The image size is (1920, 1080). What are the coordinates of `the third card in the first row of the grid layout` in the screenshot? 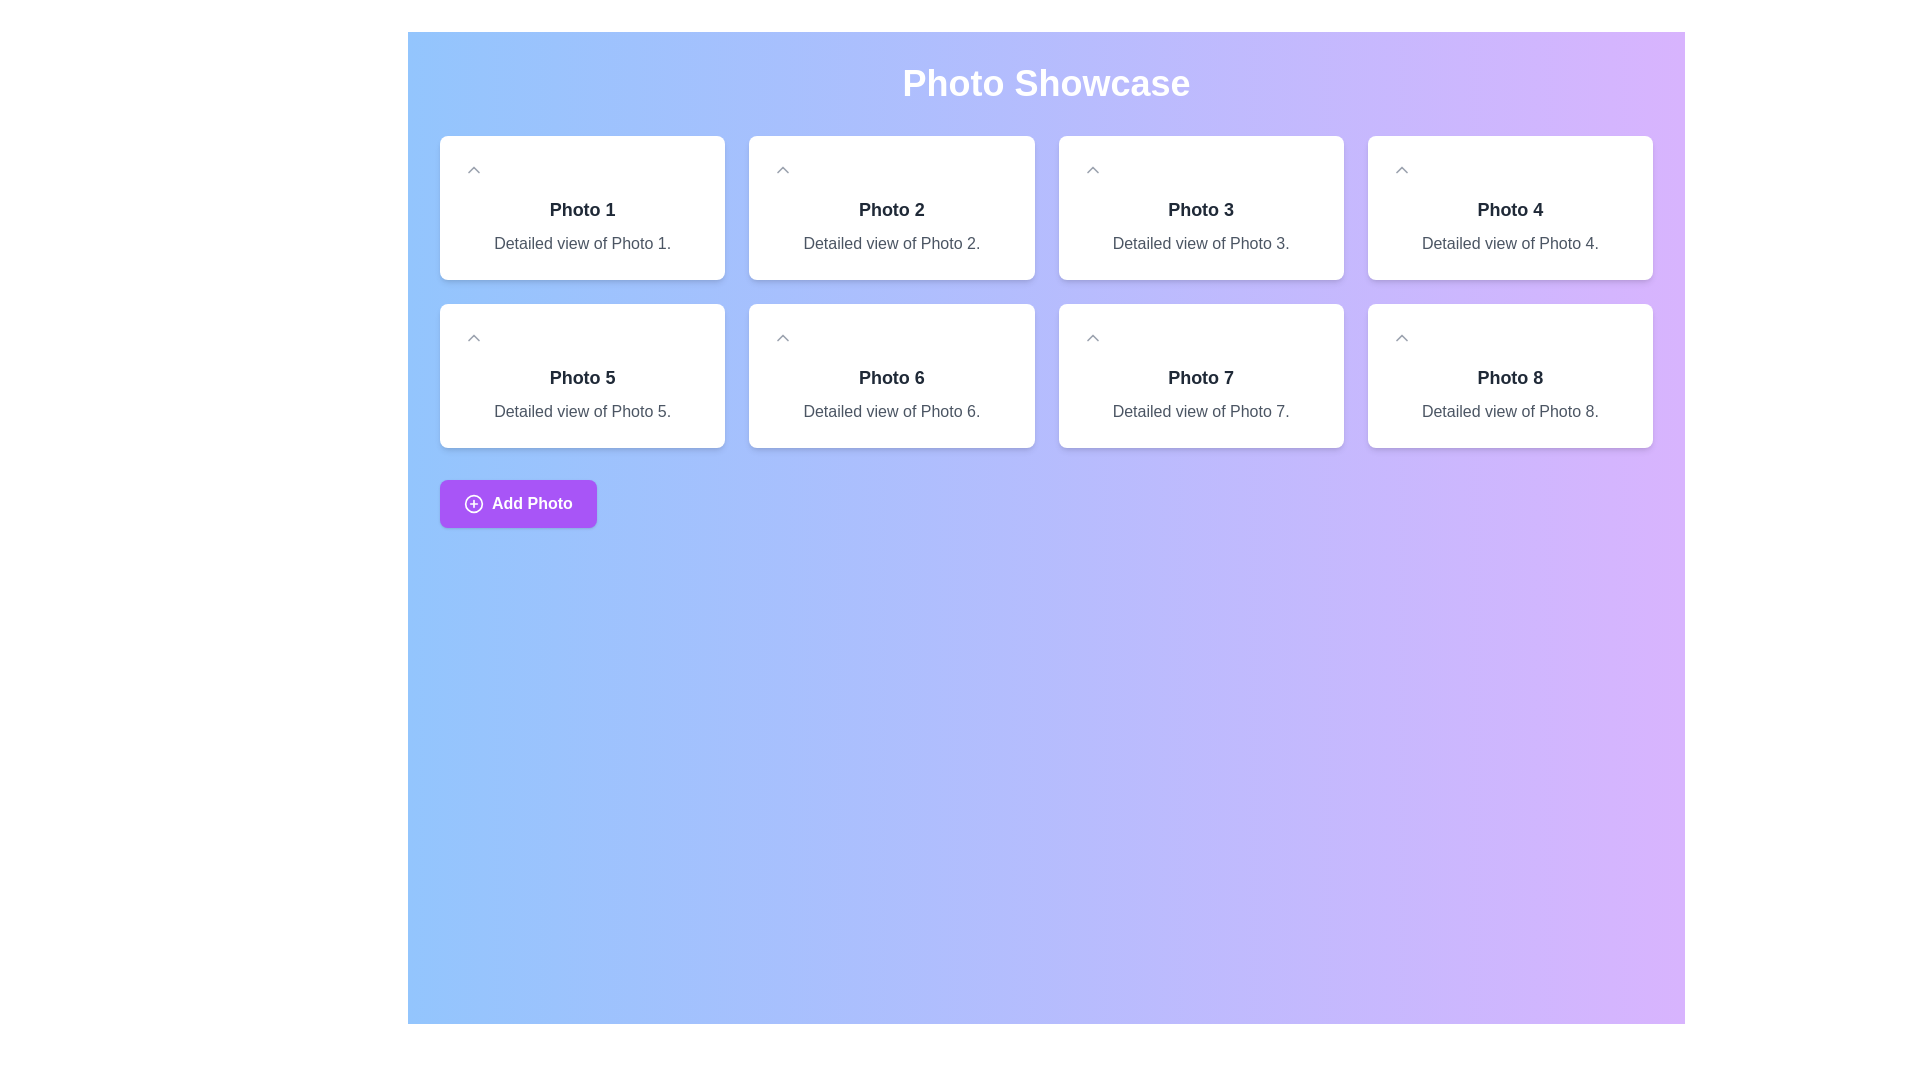 It's located at (1200, 208).